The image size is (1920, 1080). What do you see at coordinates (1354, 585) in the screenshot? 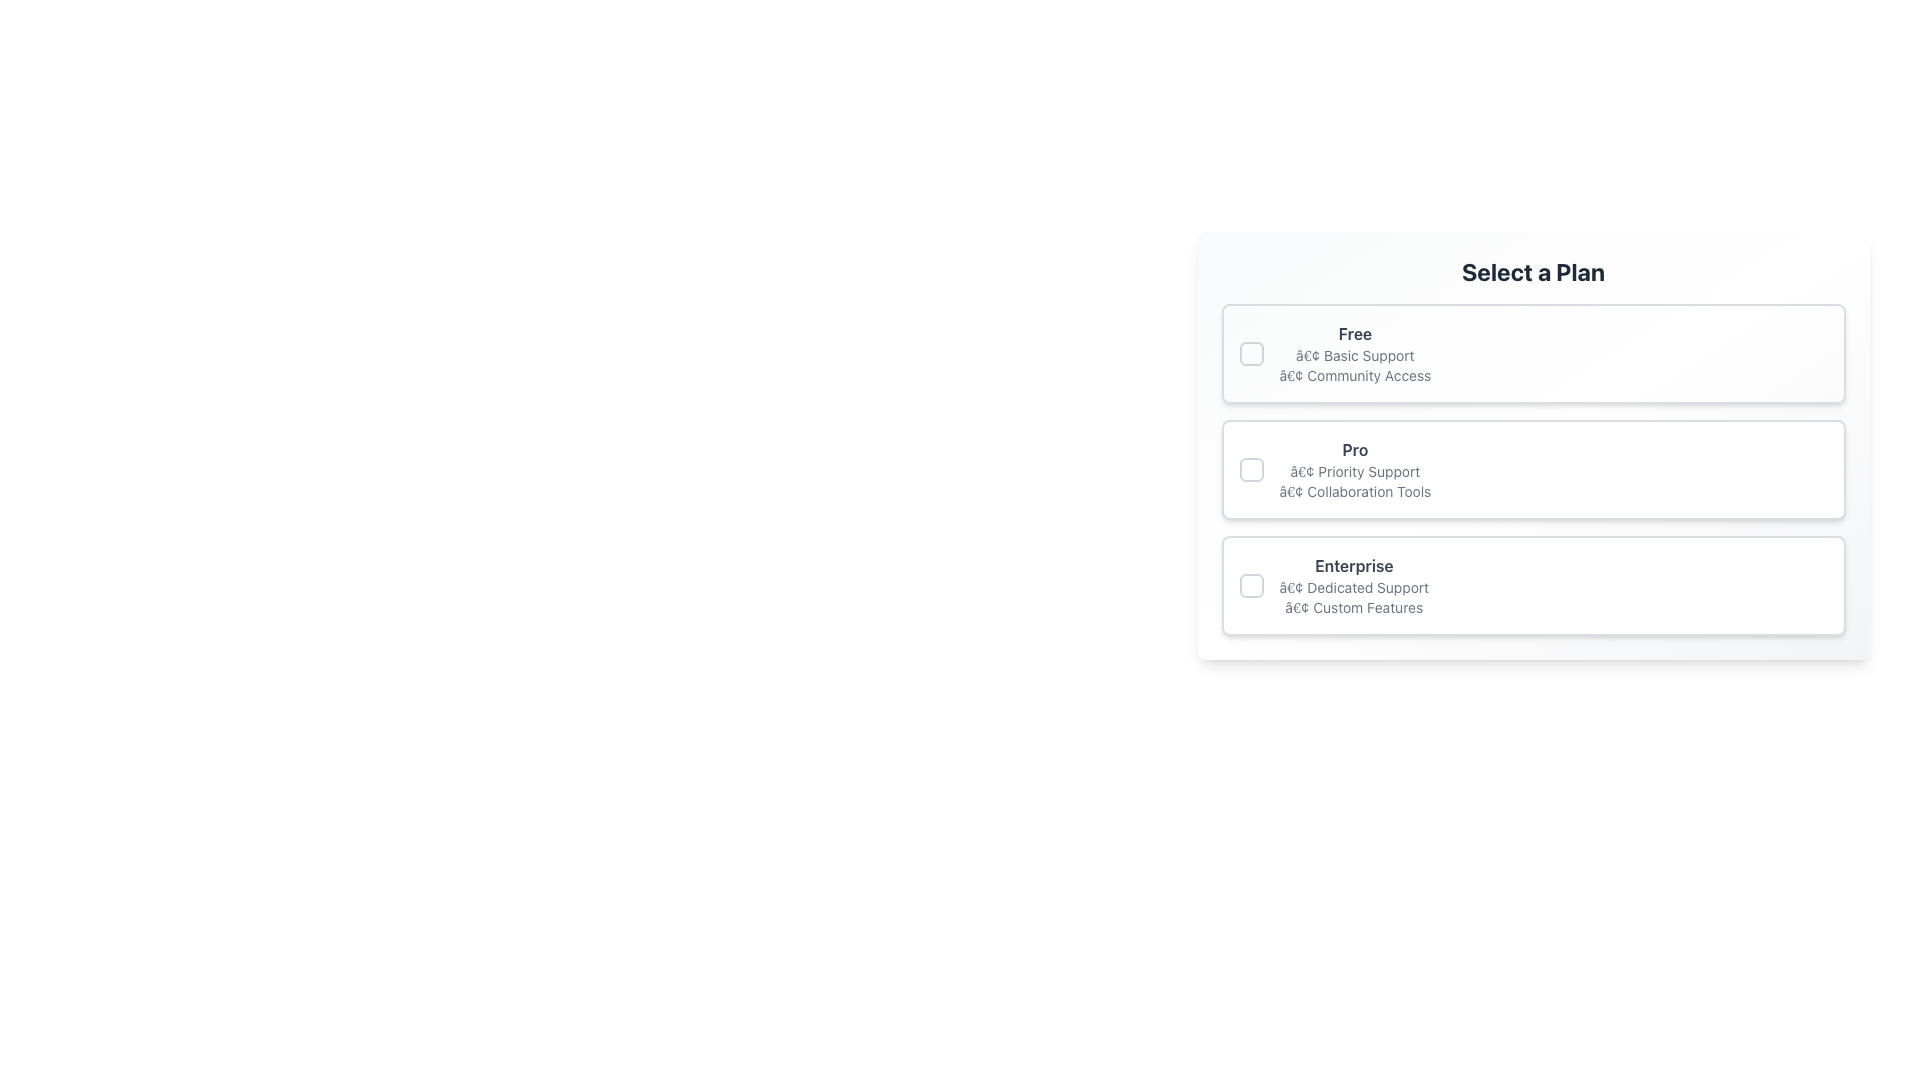
I see `the text block titled 'Enterprise' that contains the lines '• Dedicated Support' and '• Custom Features'` at bounding box center [1354, 585].